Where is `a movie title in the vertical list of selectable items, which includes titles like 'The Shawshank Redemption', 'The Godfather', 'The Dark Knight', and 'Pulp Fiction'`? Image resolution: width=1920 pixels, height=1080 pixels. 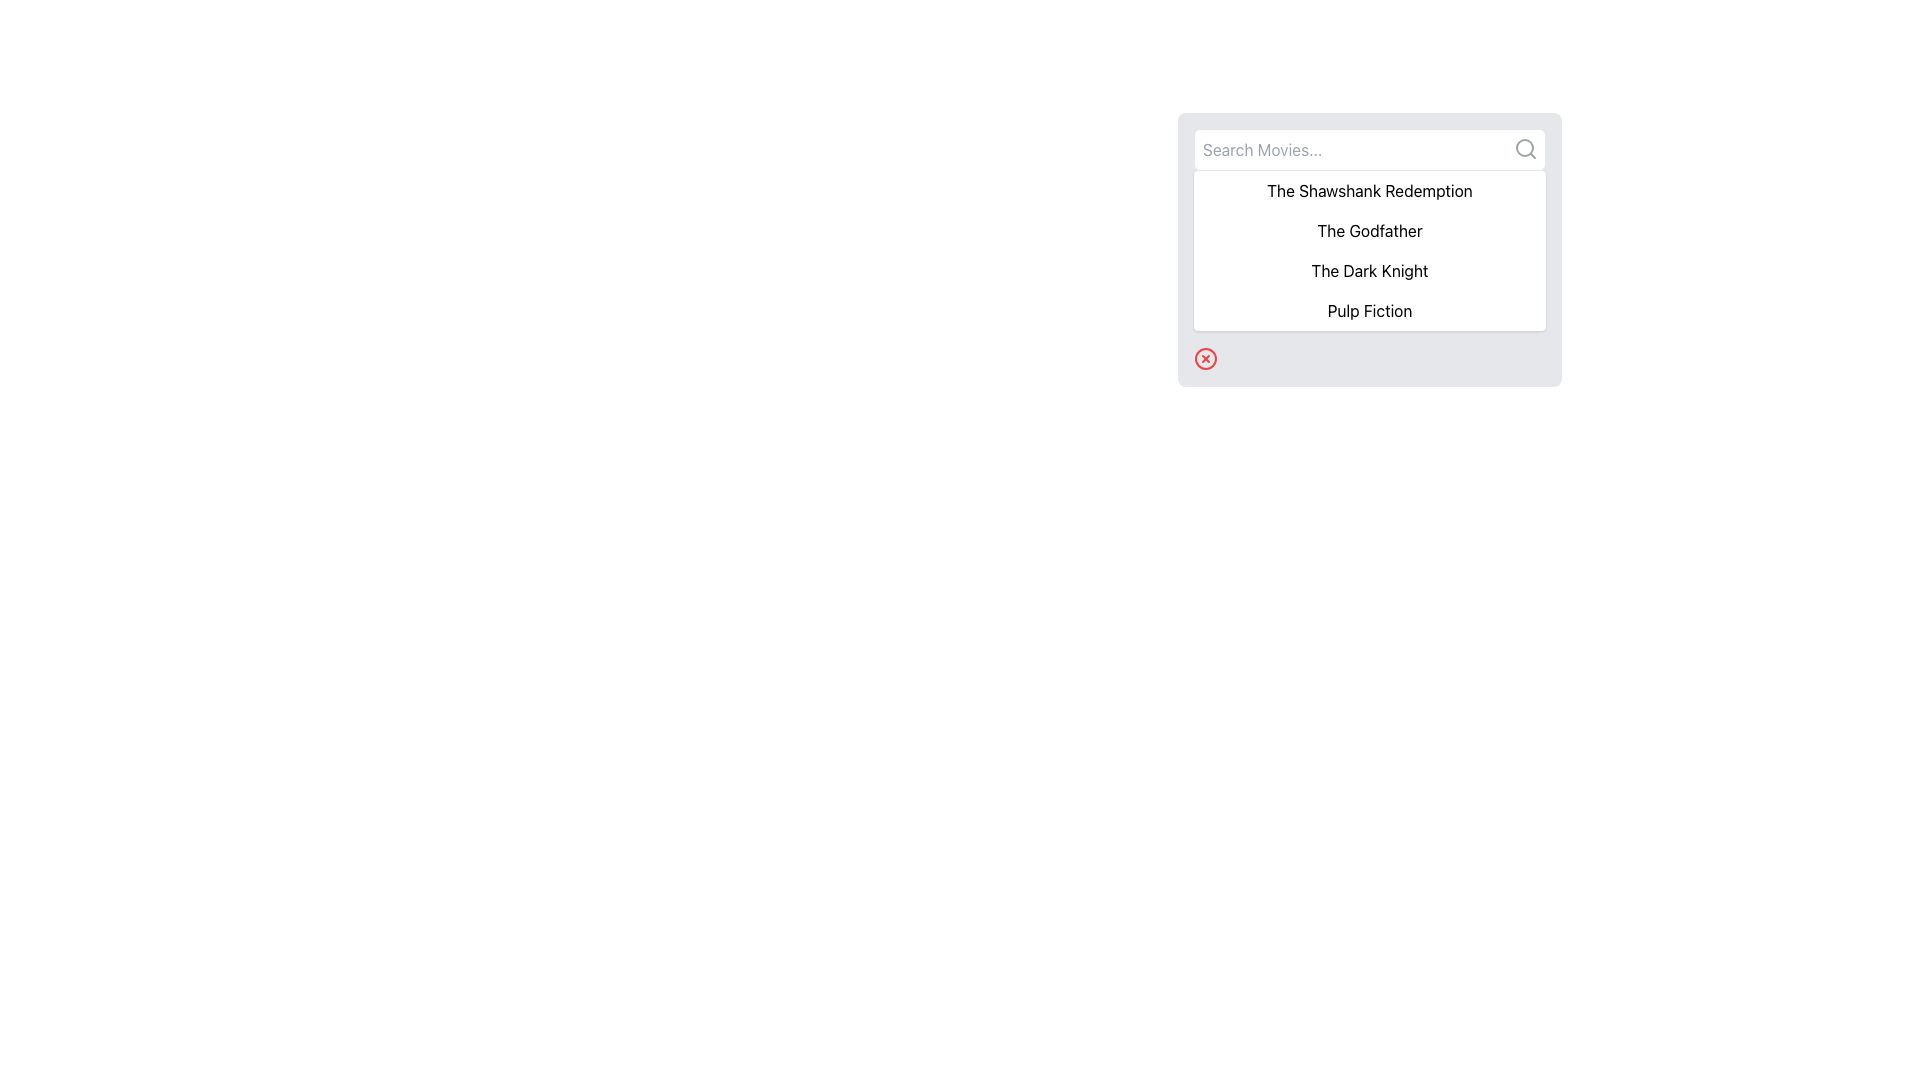 a movie title in the vertical list of selectable items, which includes titles like 'The Shawshank Redemption', 'The Godfather', 'The Dark Knight', and 'Pulp Fiction' is located at coordinates (1368, 249).